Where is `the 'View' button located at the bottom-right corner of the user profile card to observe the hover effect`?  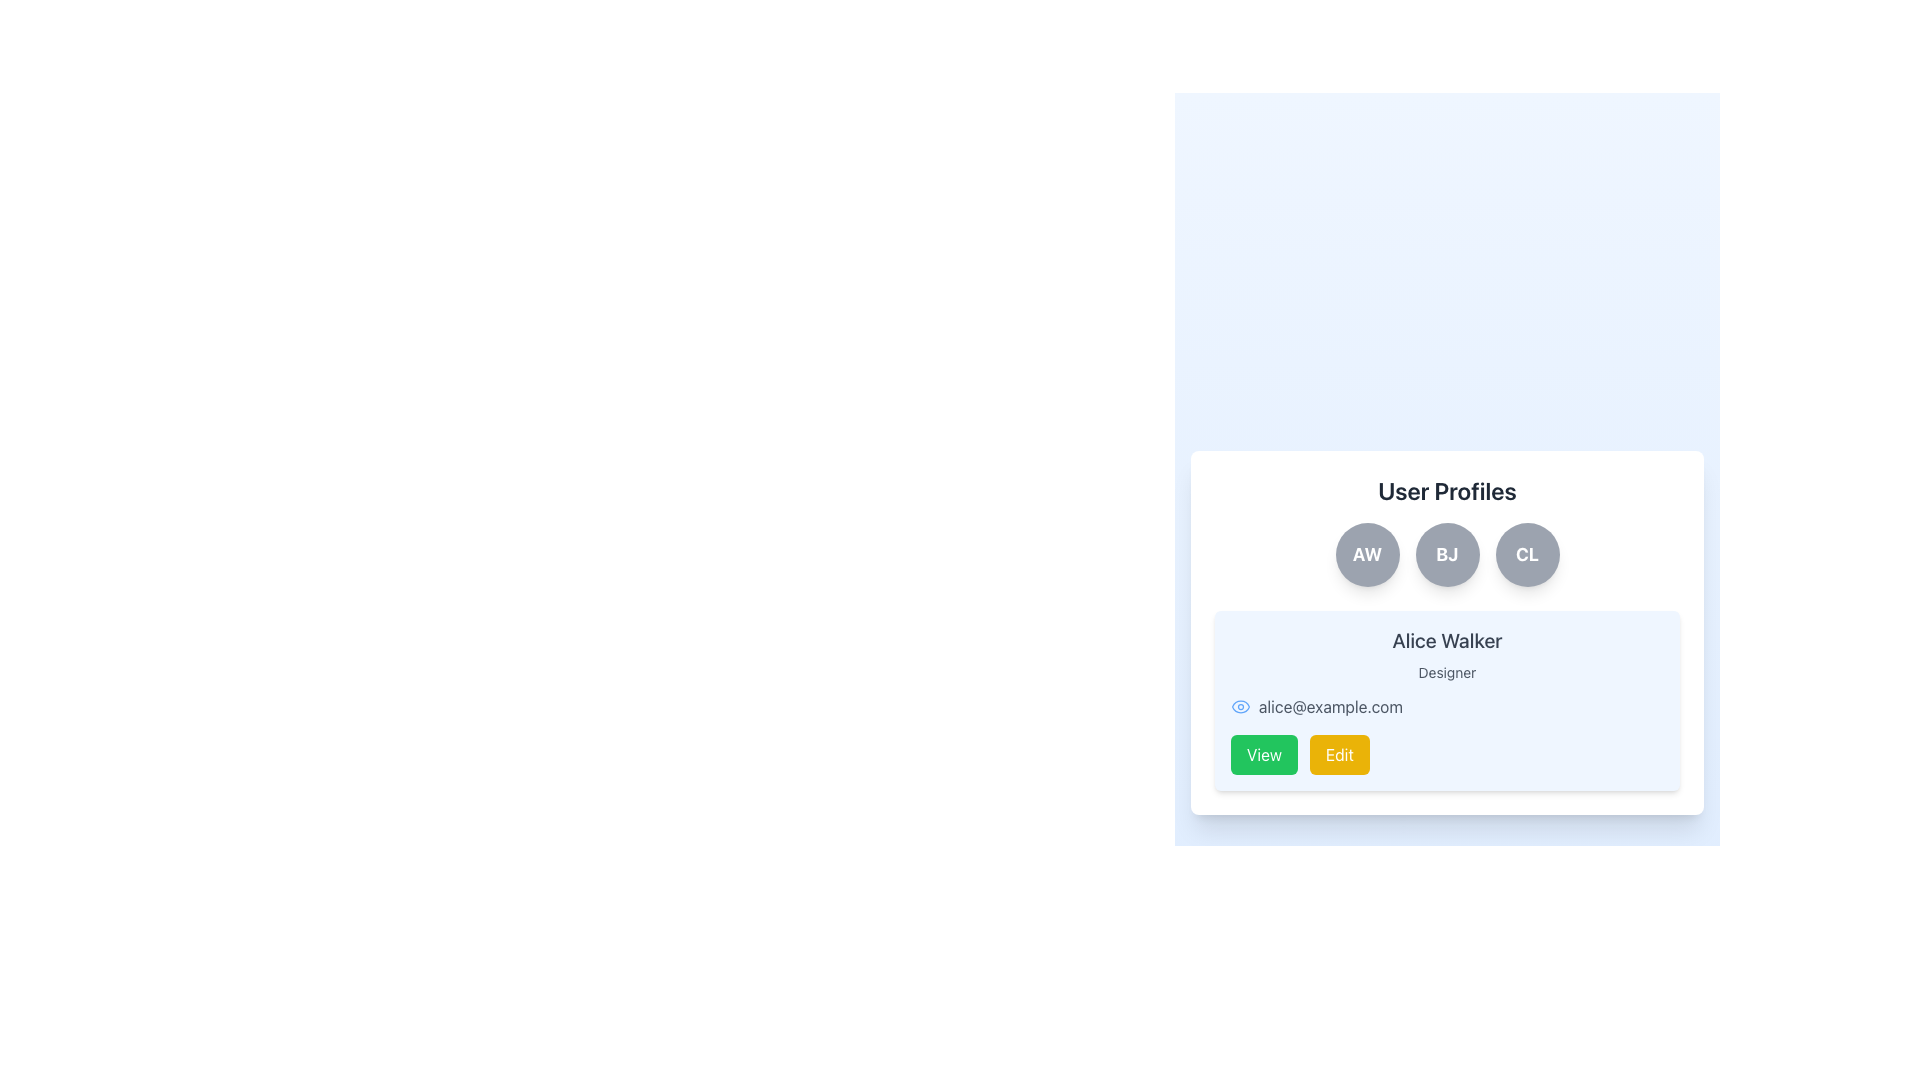 the 'View' button located at the bottom-right corner of the user profile card to observe the hover effect is located at coordinates (1263, 755).